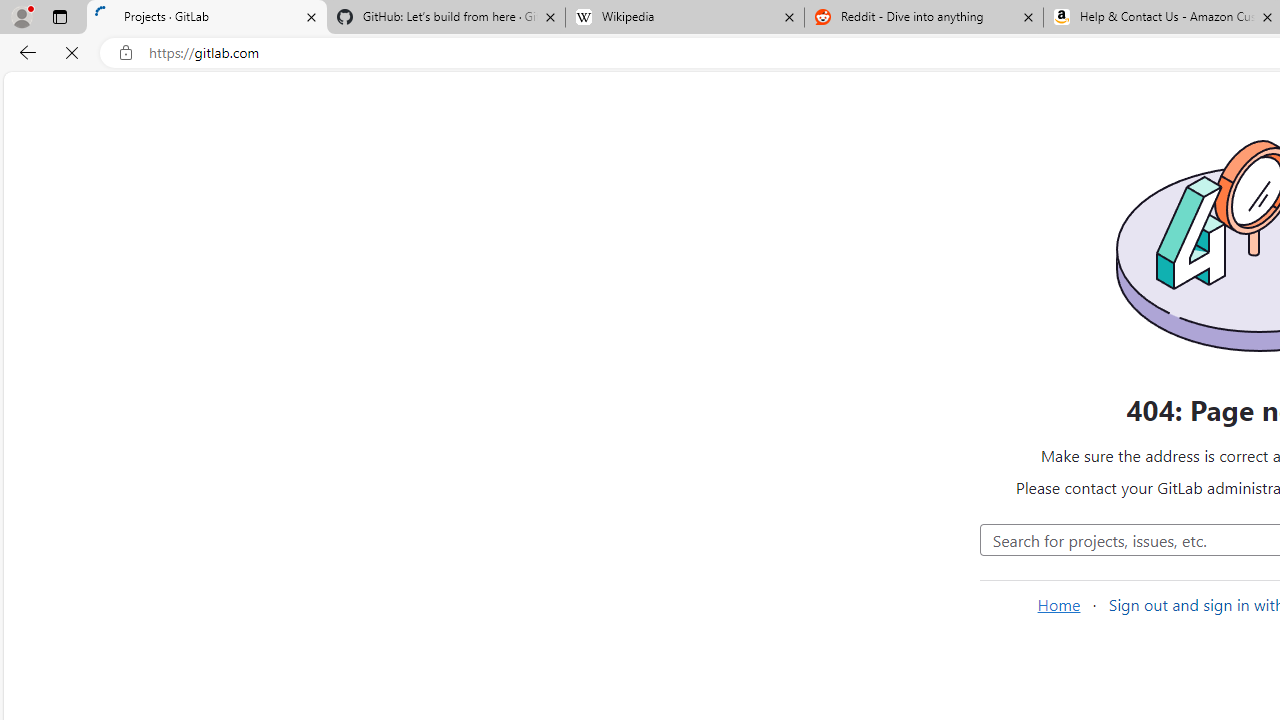 This screenshot has width=1280, height=720. I want to click on 'Reddit - Dive into anything', so click(923, 17).